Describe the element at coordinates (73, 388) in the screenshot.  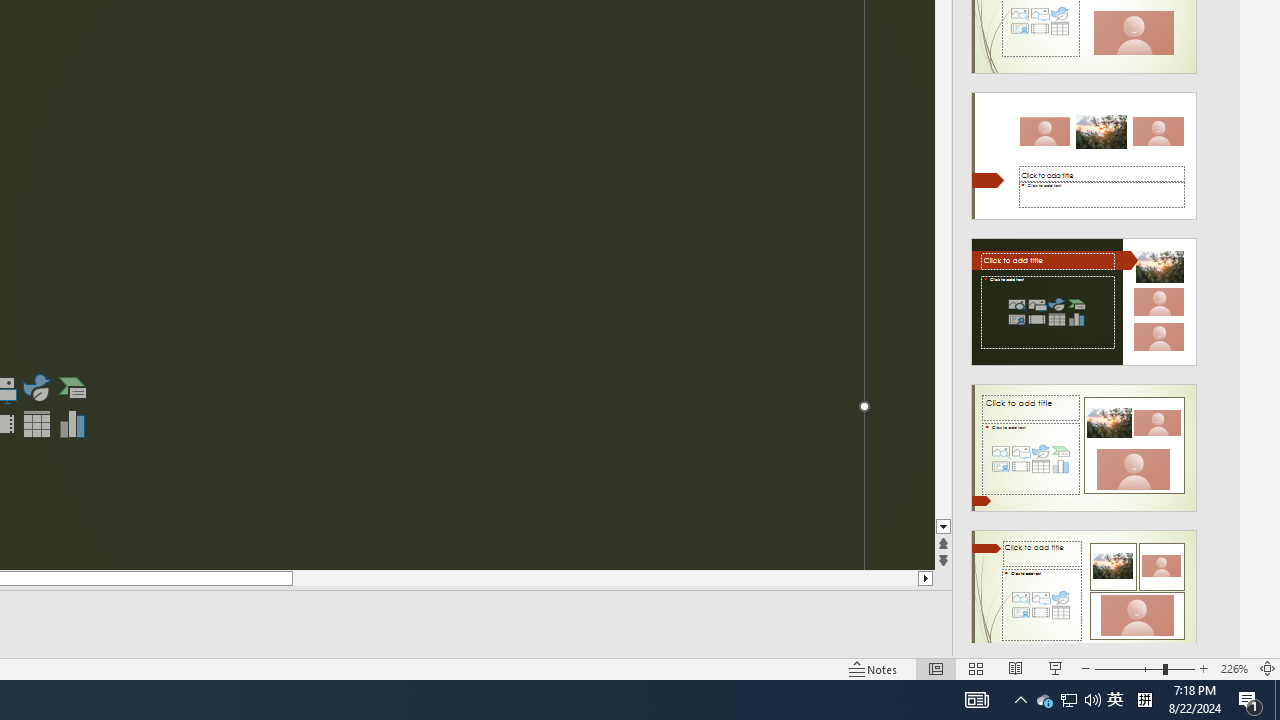
I see `'Insert a SmartArt Graphic'` at that location.